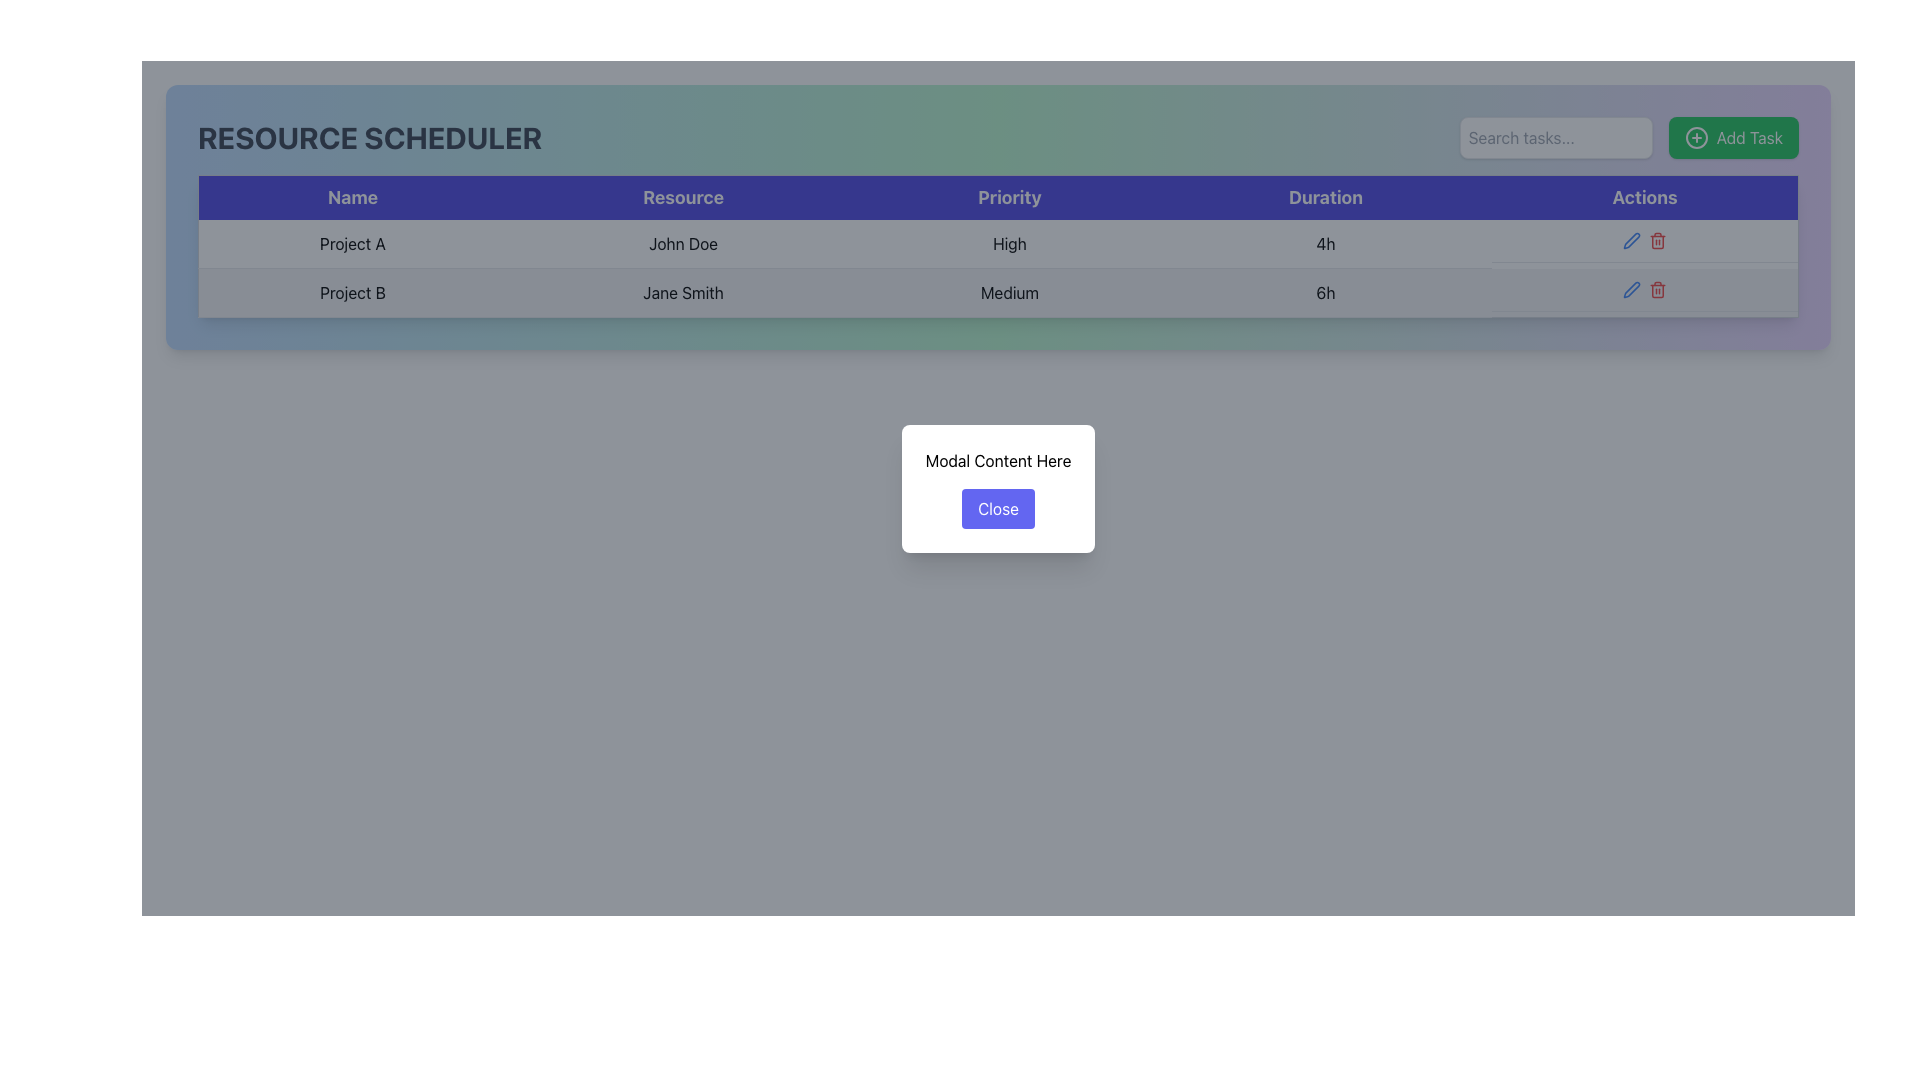 This screenshot has height=1080, width=1920. I want to click on the decorative graphical icon embedded in the 'Add Task' button located in the upper-right section of the interface, so click(1695, 137).